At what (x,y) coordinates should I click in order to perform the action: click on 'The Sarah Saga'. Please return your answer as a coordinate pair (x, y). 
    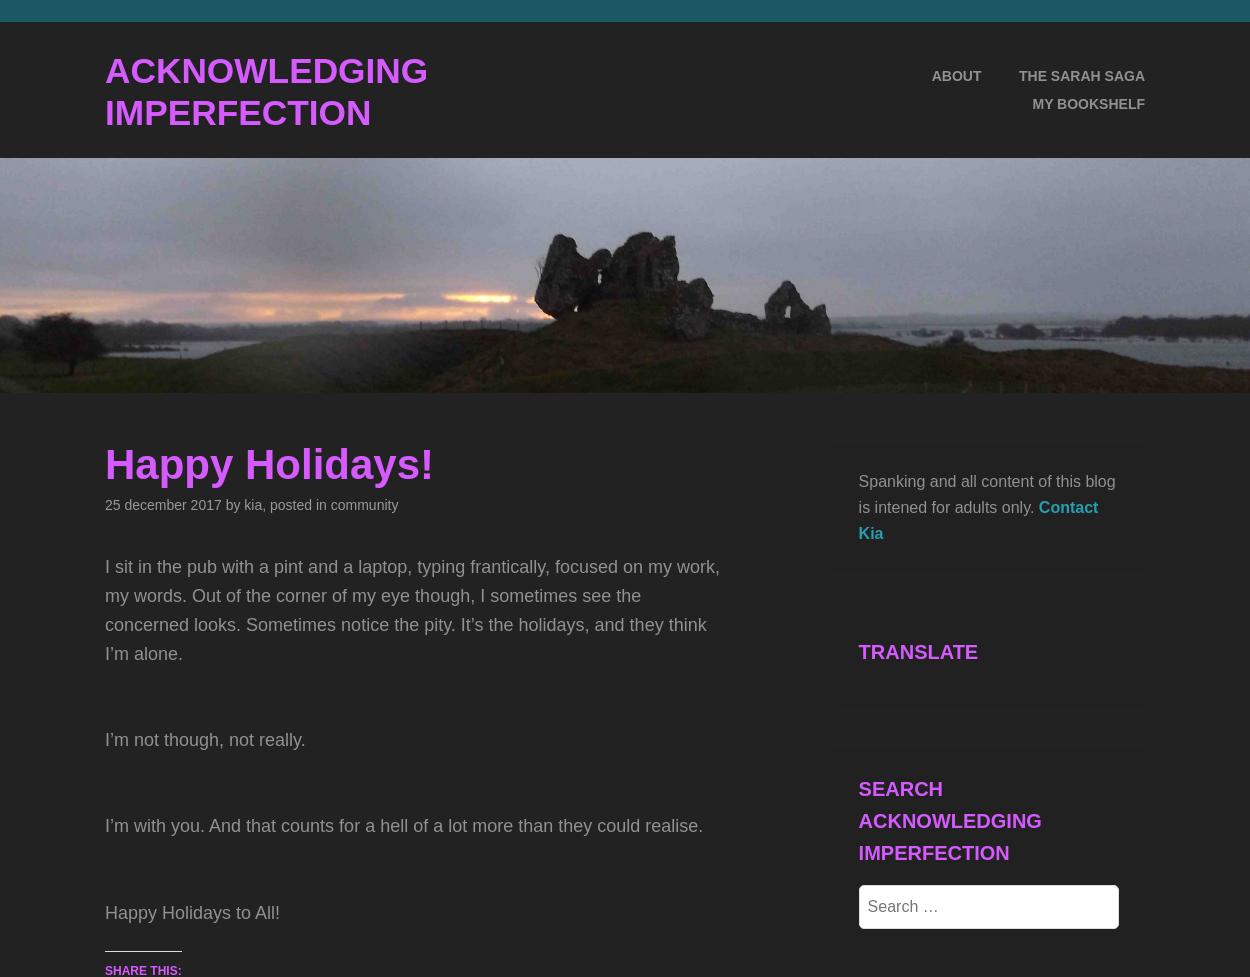
    Looking at the image, I should click on (1080, 75).